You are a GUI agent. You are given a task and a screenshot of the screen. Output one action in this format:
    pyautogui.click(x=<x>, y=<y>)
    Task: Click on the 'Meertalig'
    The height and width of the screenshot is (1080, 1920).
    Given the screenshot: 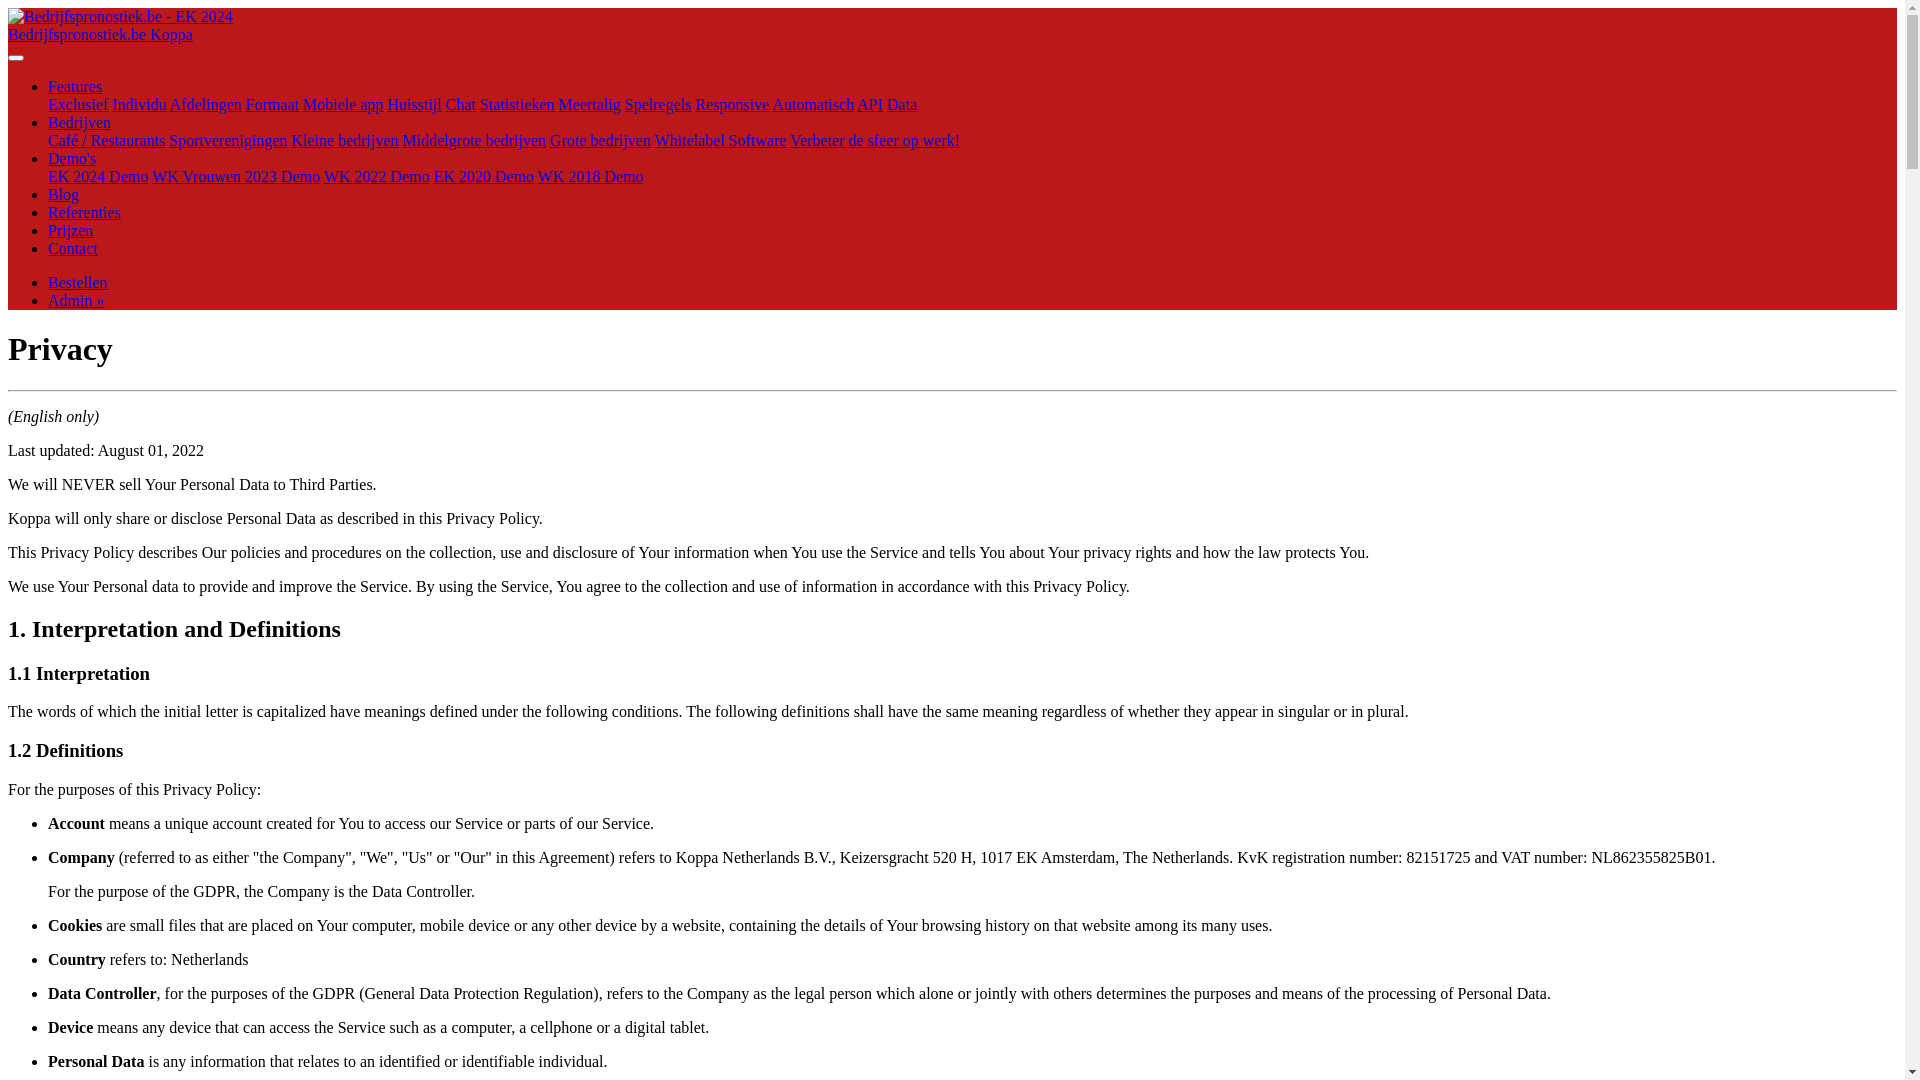 What is the action you would take?
    pyautogui.click(x=589, y=104)
    